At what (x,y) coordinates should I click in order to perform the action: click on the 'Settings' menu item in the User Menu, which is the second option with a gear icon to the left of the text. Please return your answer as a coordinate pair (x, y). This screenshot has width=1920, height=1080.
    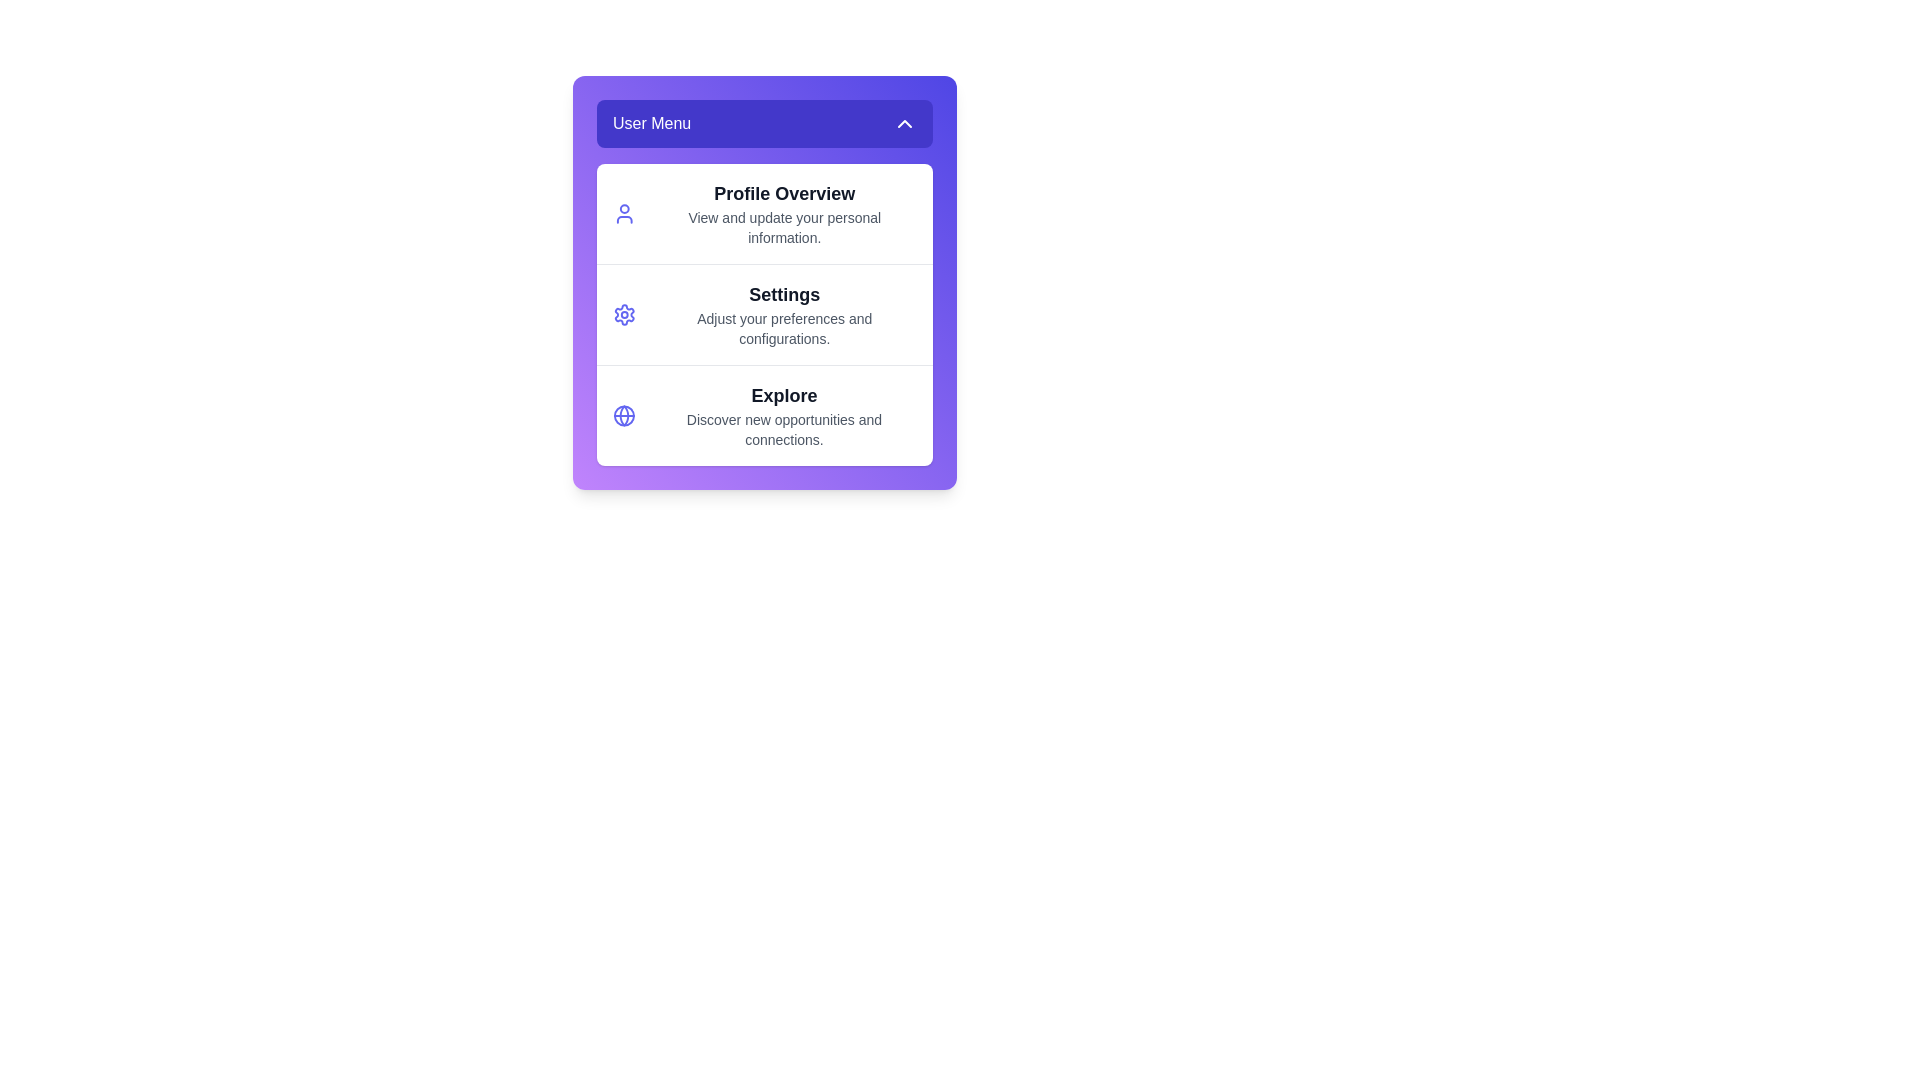
    Looking at the image, I should click on (783, 315).